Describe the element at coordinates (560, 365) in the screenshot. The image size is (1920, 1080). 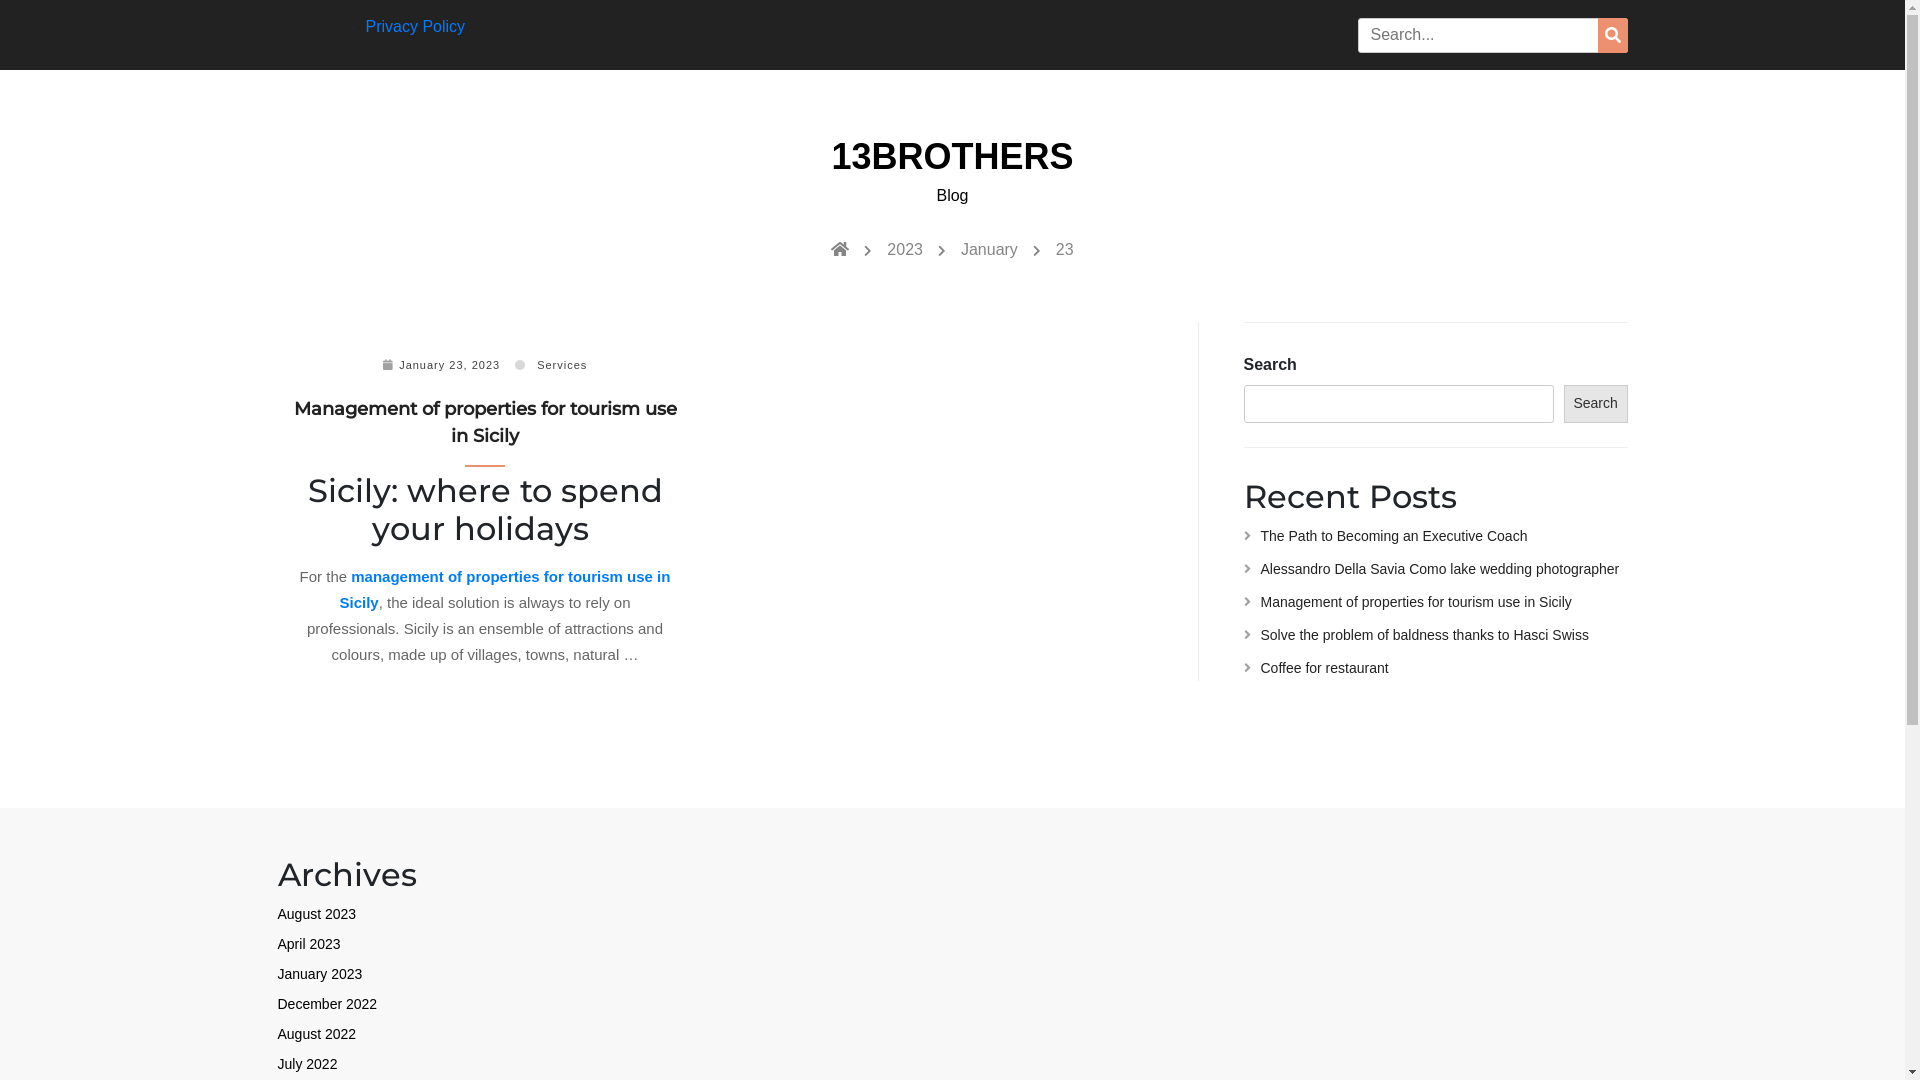
I see `'Services'` at that location.